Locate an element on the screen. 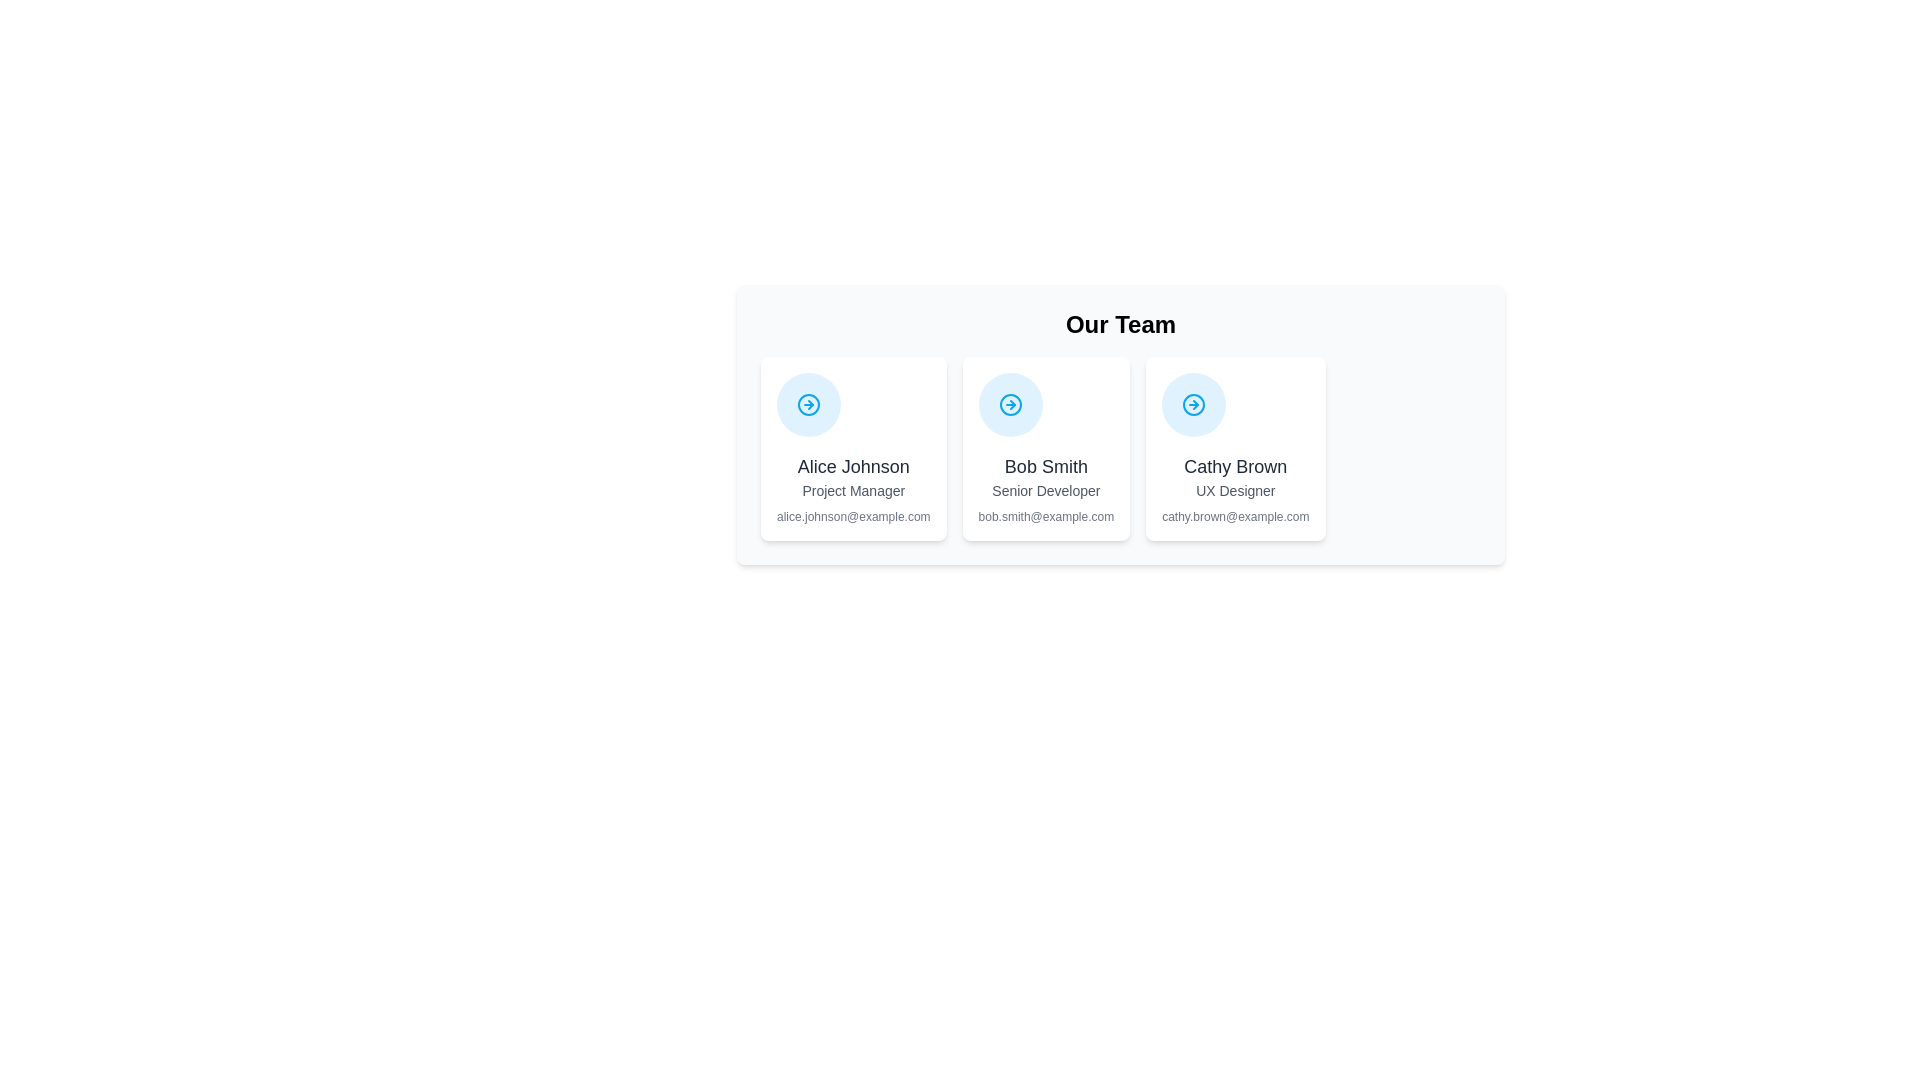 Image resolution: width=1920 pixels, height=1080 pixels. the profile card of Cathy Brown, which is the third card in the 'Our Team' section is located at coordinates (1234, 447).